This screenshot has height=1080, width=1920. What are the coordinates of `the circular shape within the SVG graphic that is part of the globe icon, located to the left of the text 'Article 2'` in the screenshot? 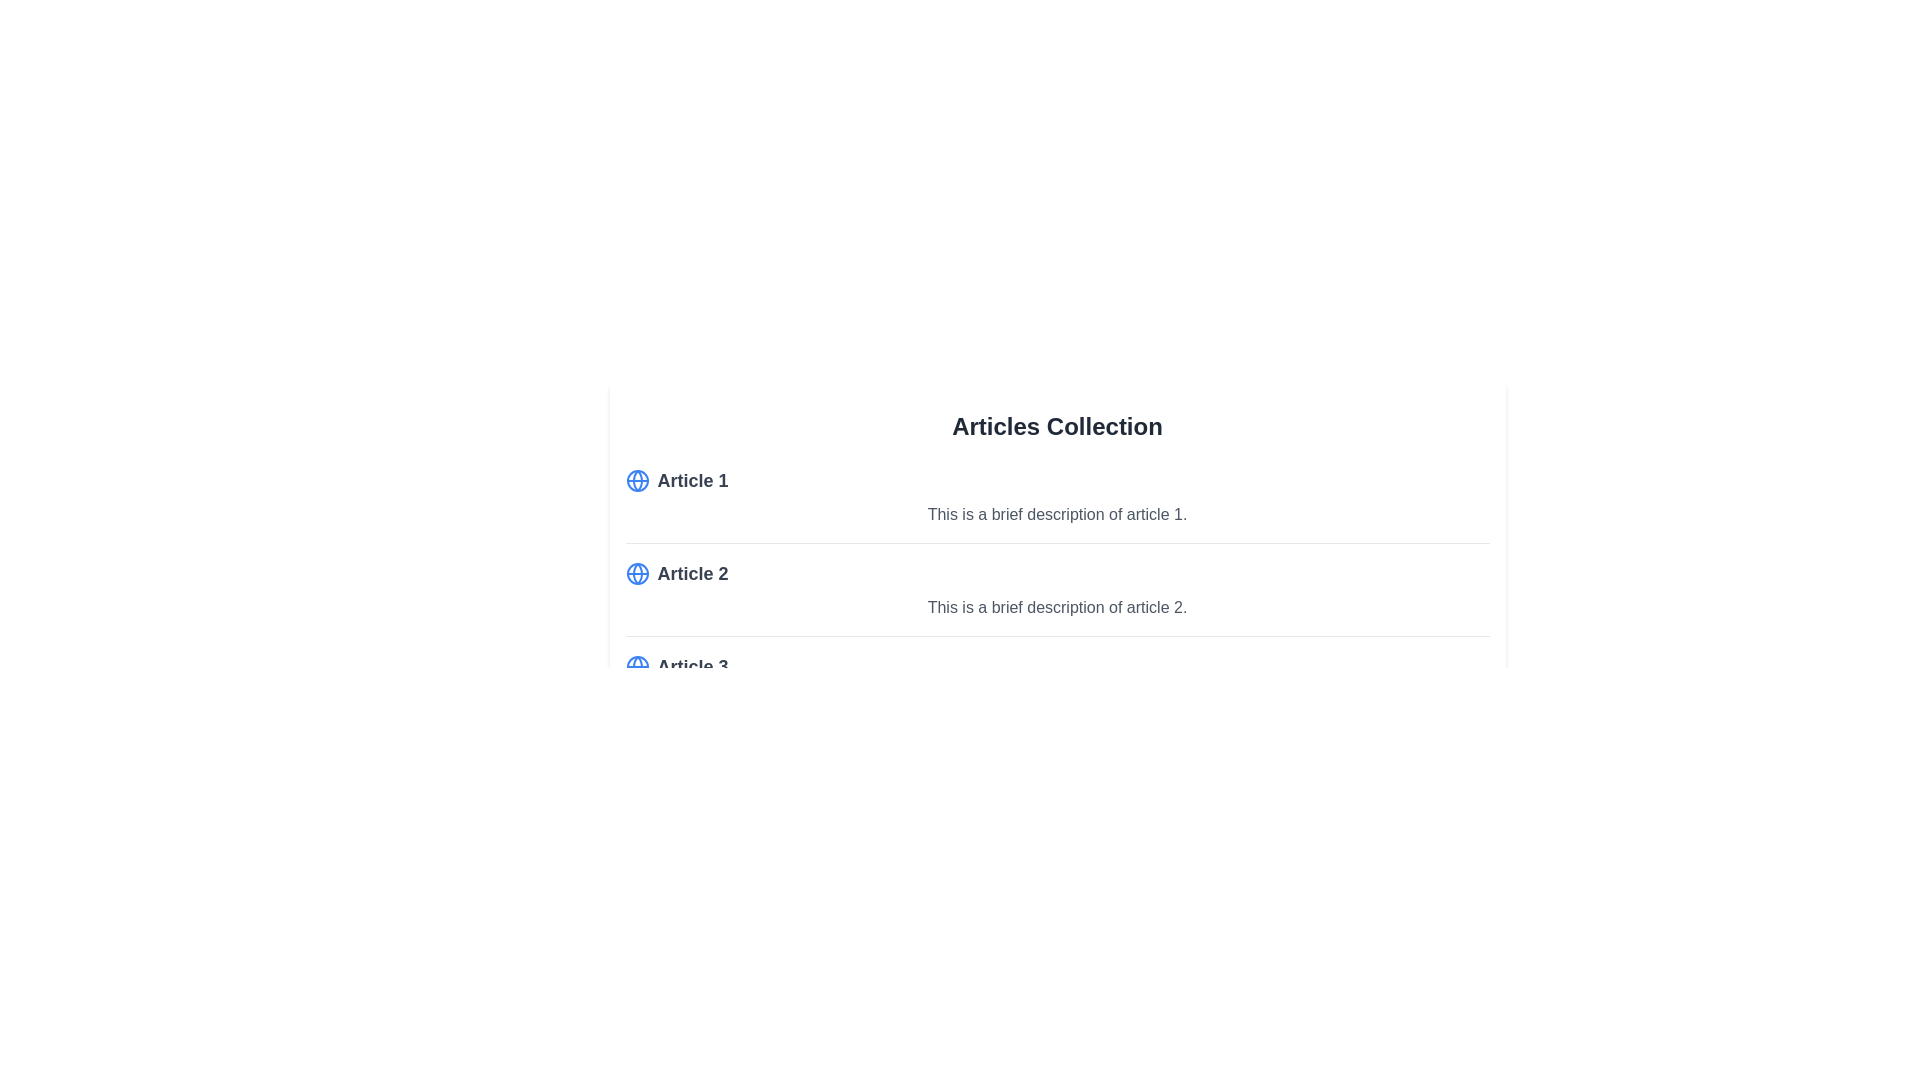 It's located at (636, 481).